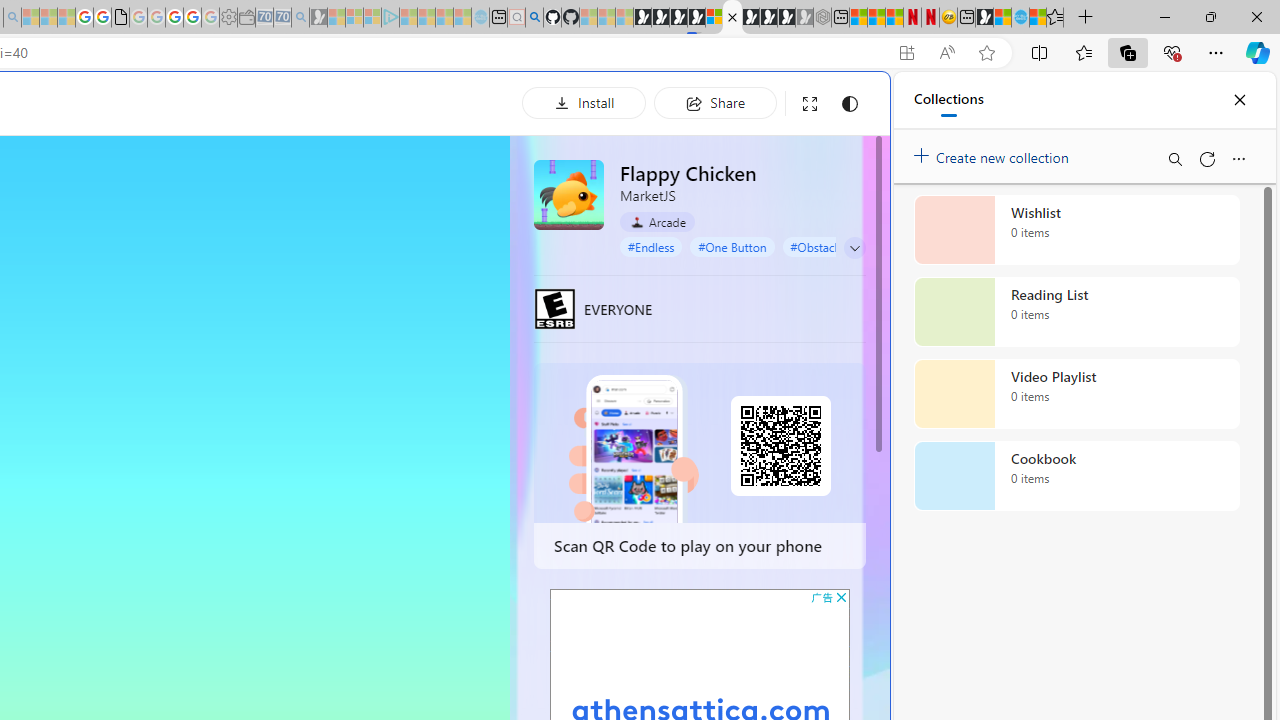  What do you see at coordinates (657, 222) in the screenshot?
I see `'Arcade'` at bounding box center [657, 222].